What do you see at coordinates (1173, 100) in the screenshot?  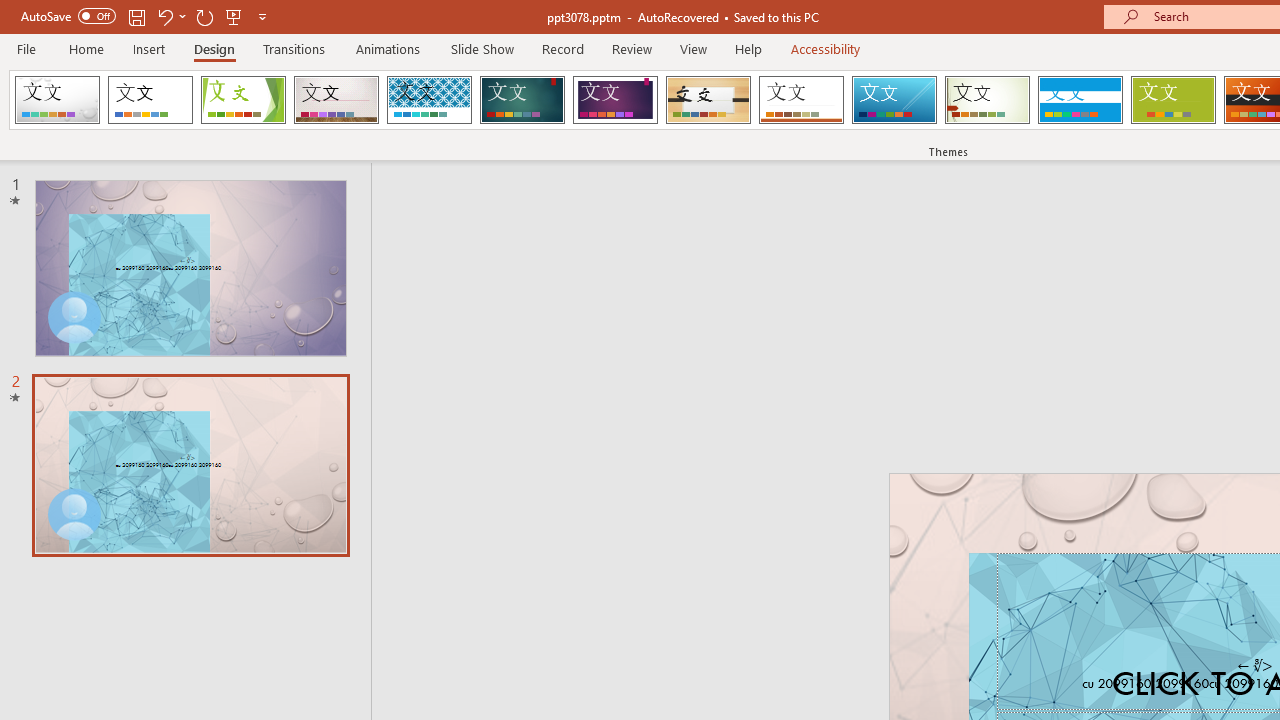 I see `'Basis'` at bounding box center [1173, 100].